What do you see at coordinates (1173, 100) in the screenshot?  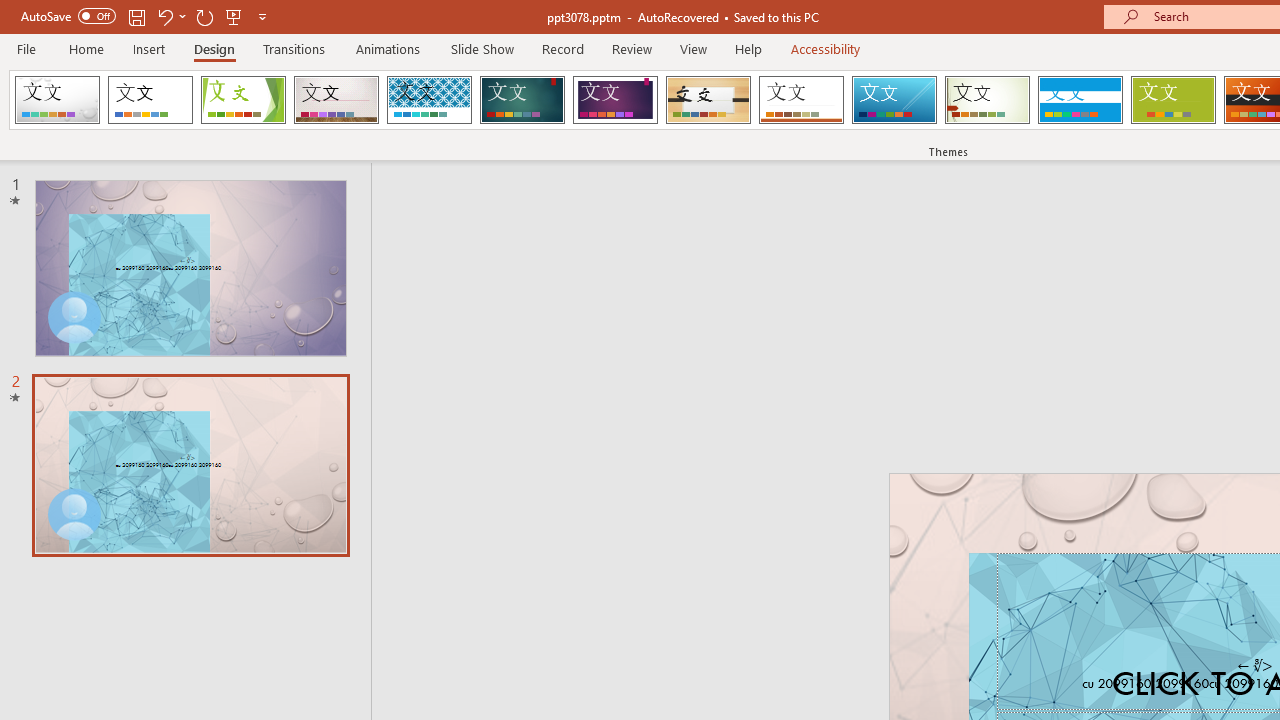 I see `'Basis'` at bounding box center [1173, 100].